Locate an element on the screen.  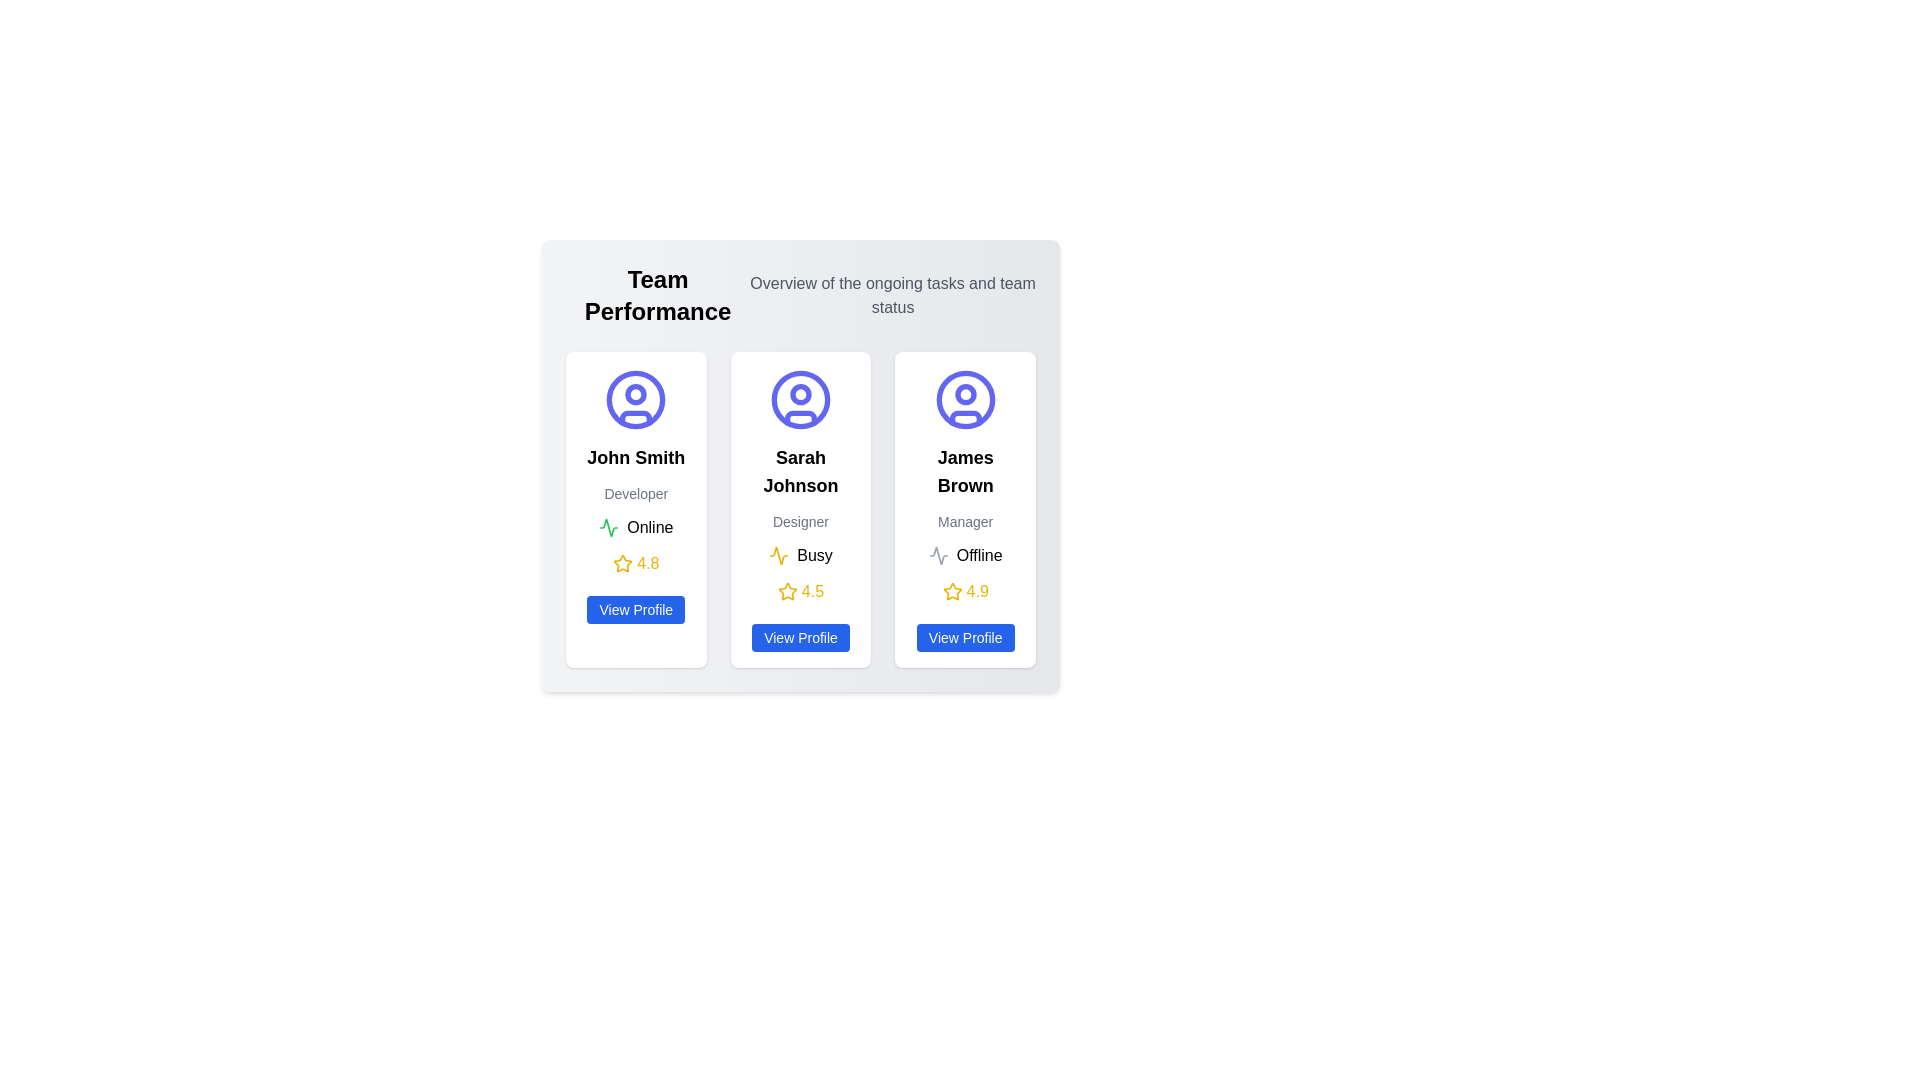
the activity status icon indicating Sarah Johnson is 'Busy', located below the 'Designer' label within her card is located at coordinates (778, 555).